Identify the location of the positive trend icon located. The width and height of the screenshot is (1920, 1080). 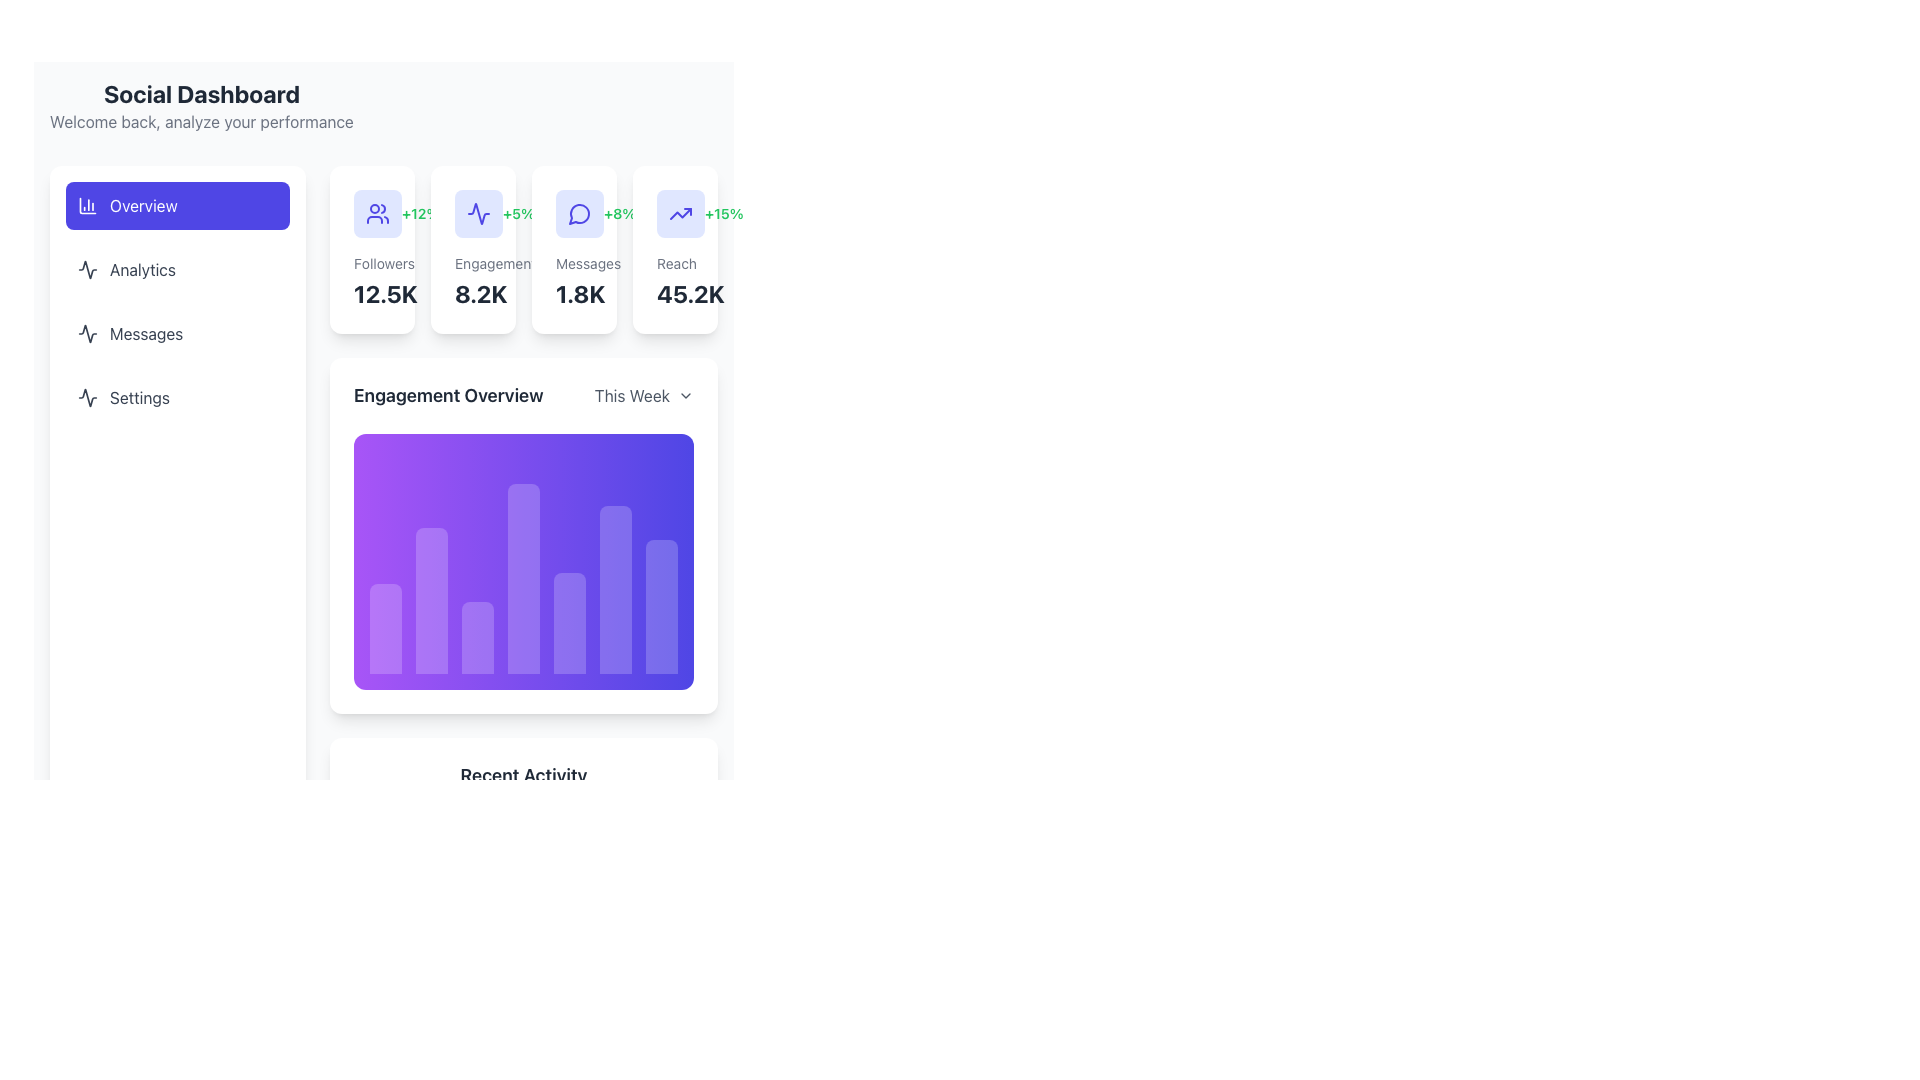
(675, 213).